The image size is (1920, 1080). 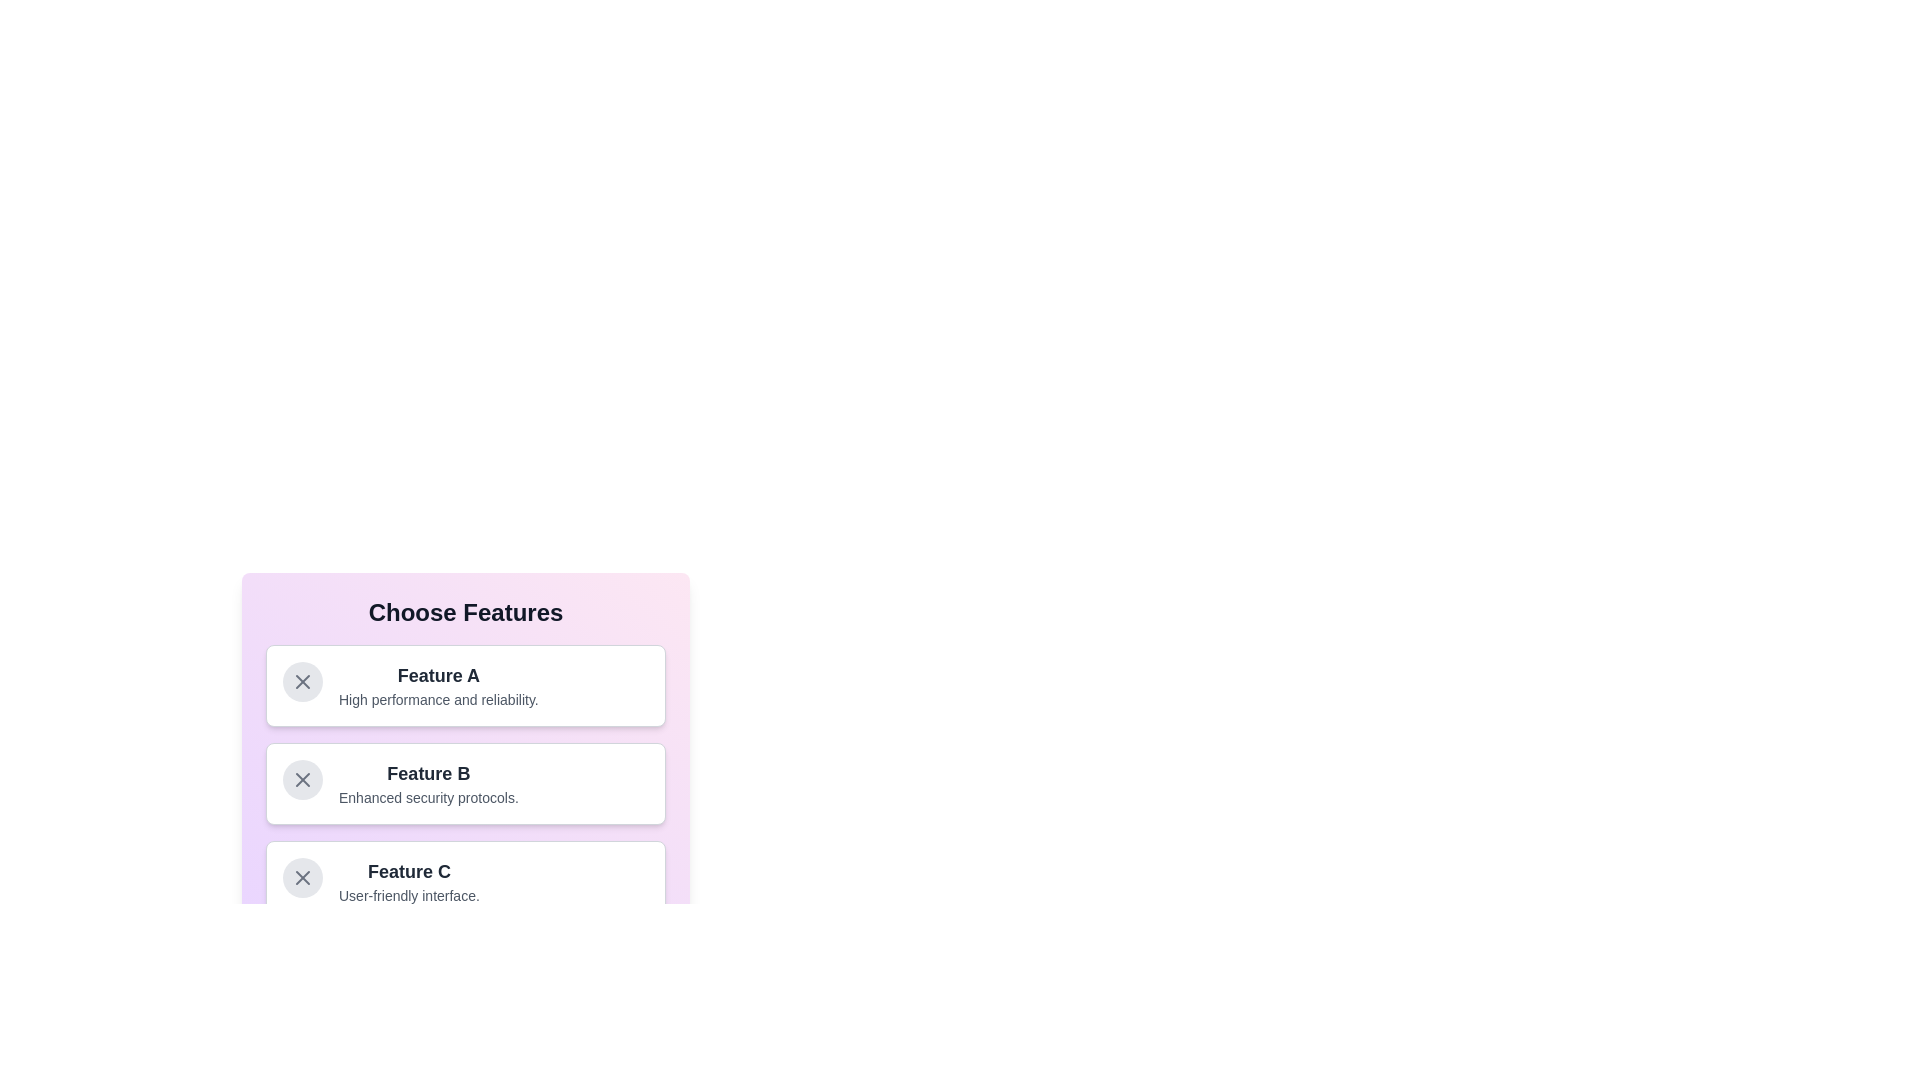 I want to click on the cross-shaped icon, so click(x=301, y=877).